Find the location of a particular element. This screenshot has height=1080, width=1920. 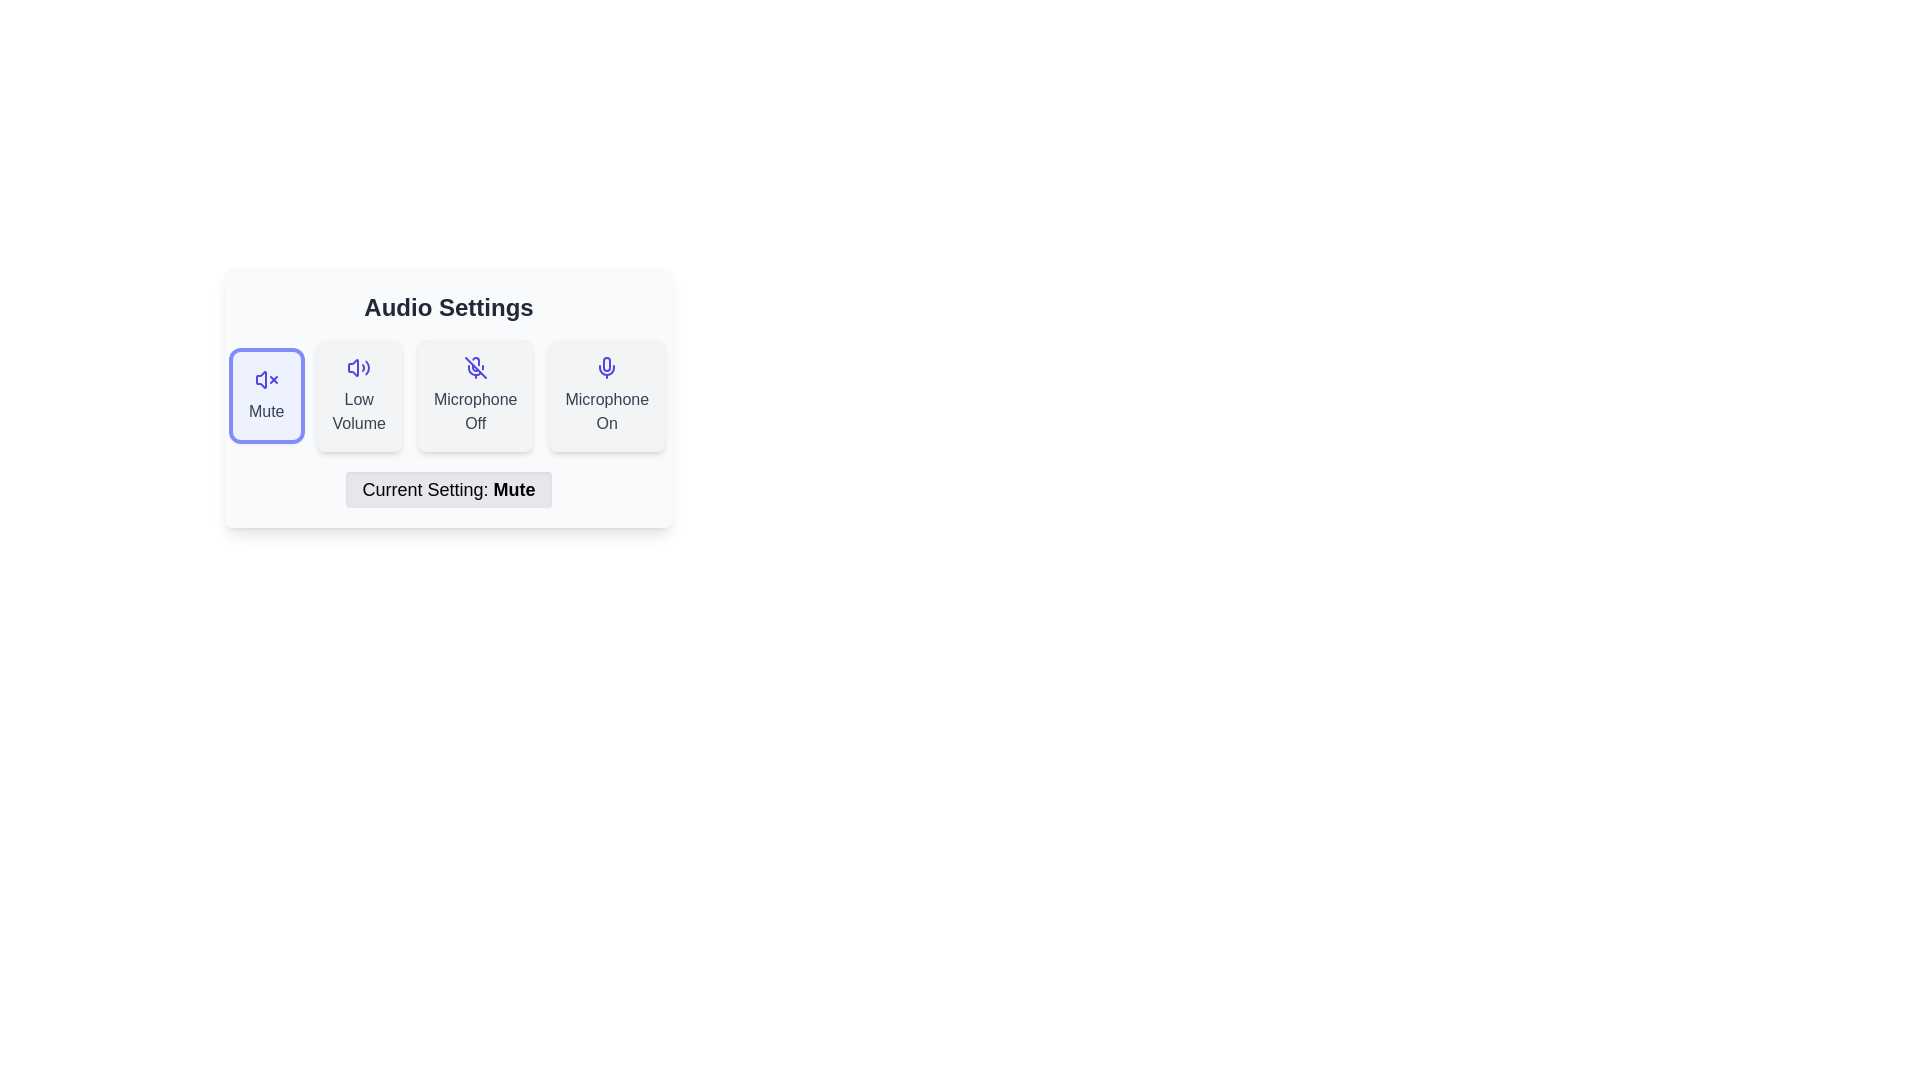

the diagonal line within the muted microphone icon, which is the 'Microphone Off' button located third from the left in the main audio settings control row is located at coordinates (474, 367).